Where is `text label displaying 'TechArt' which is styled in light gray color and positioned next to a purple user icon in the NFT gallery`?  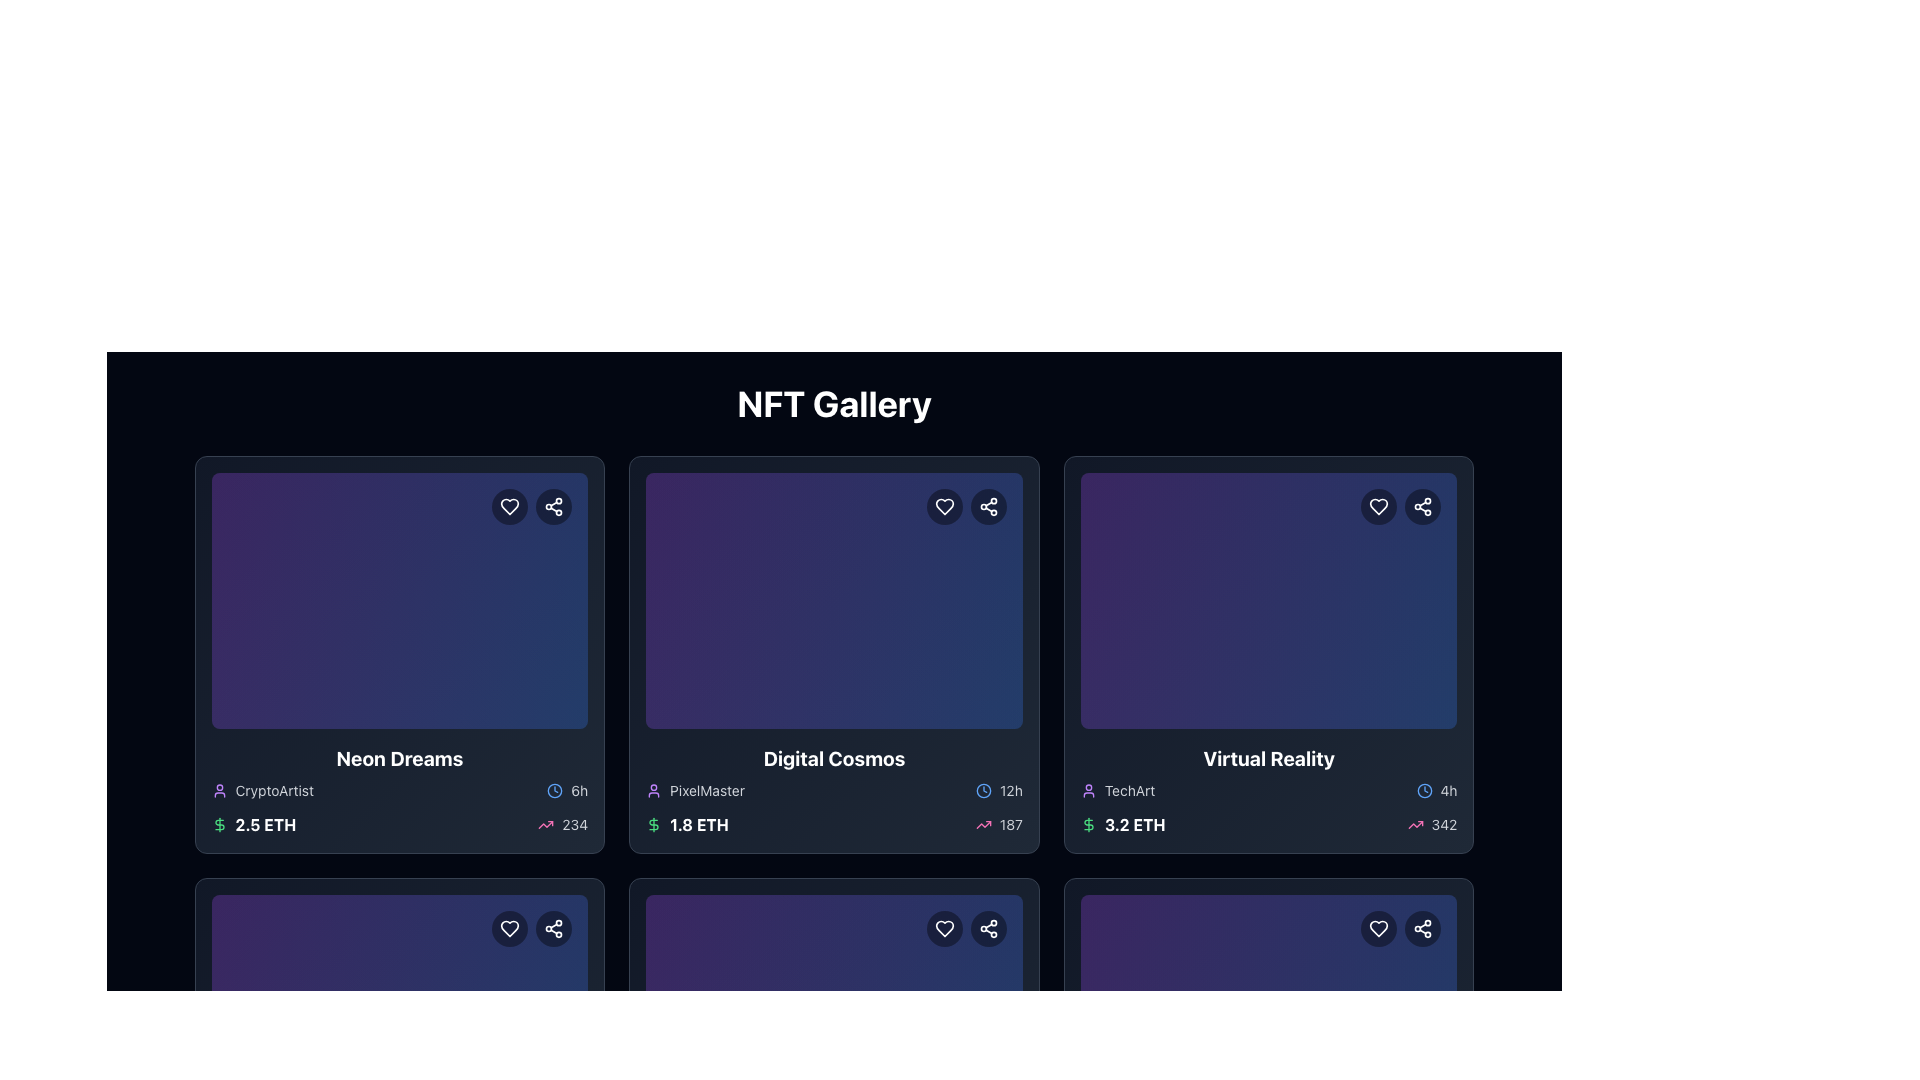 text label displaying 'TechArt' which is styled in light gray color and positioned next to a purple user icon in the NFT gallery is located at coordinates (1117, 789).